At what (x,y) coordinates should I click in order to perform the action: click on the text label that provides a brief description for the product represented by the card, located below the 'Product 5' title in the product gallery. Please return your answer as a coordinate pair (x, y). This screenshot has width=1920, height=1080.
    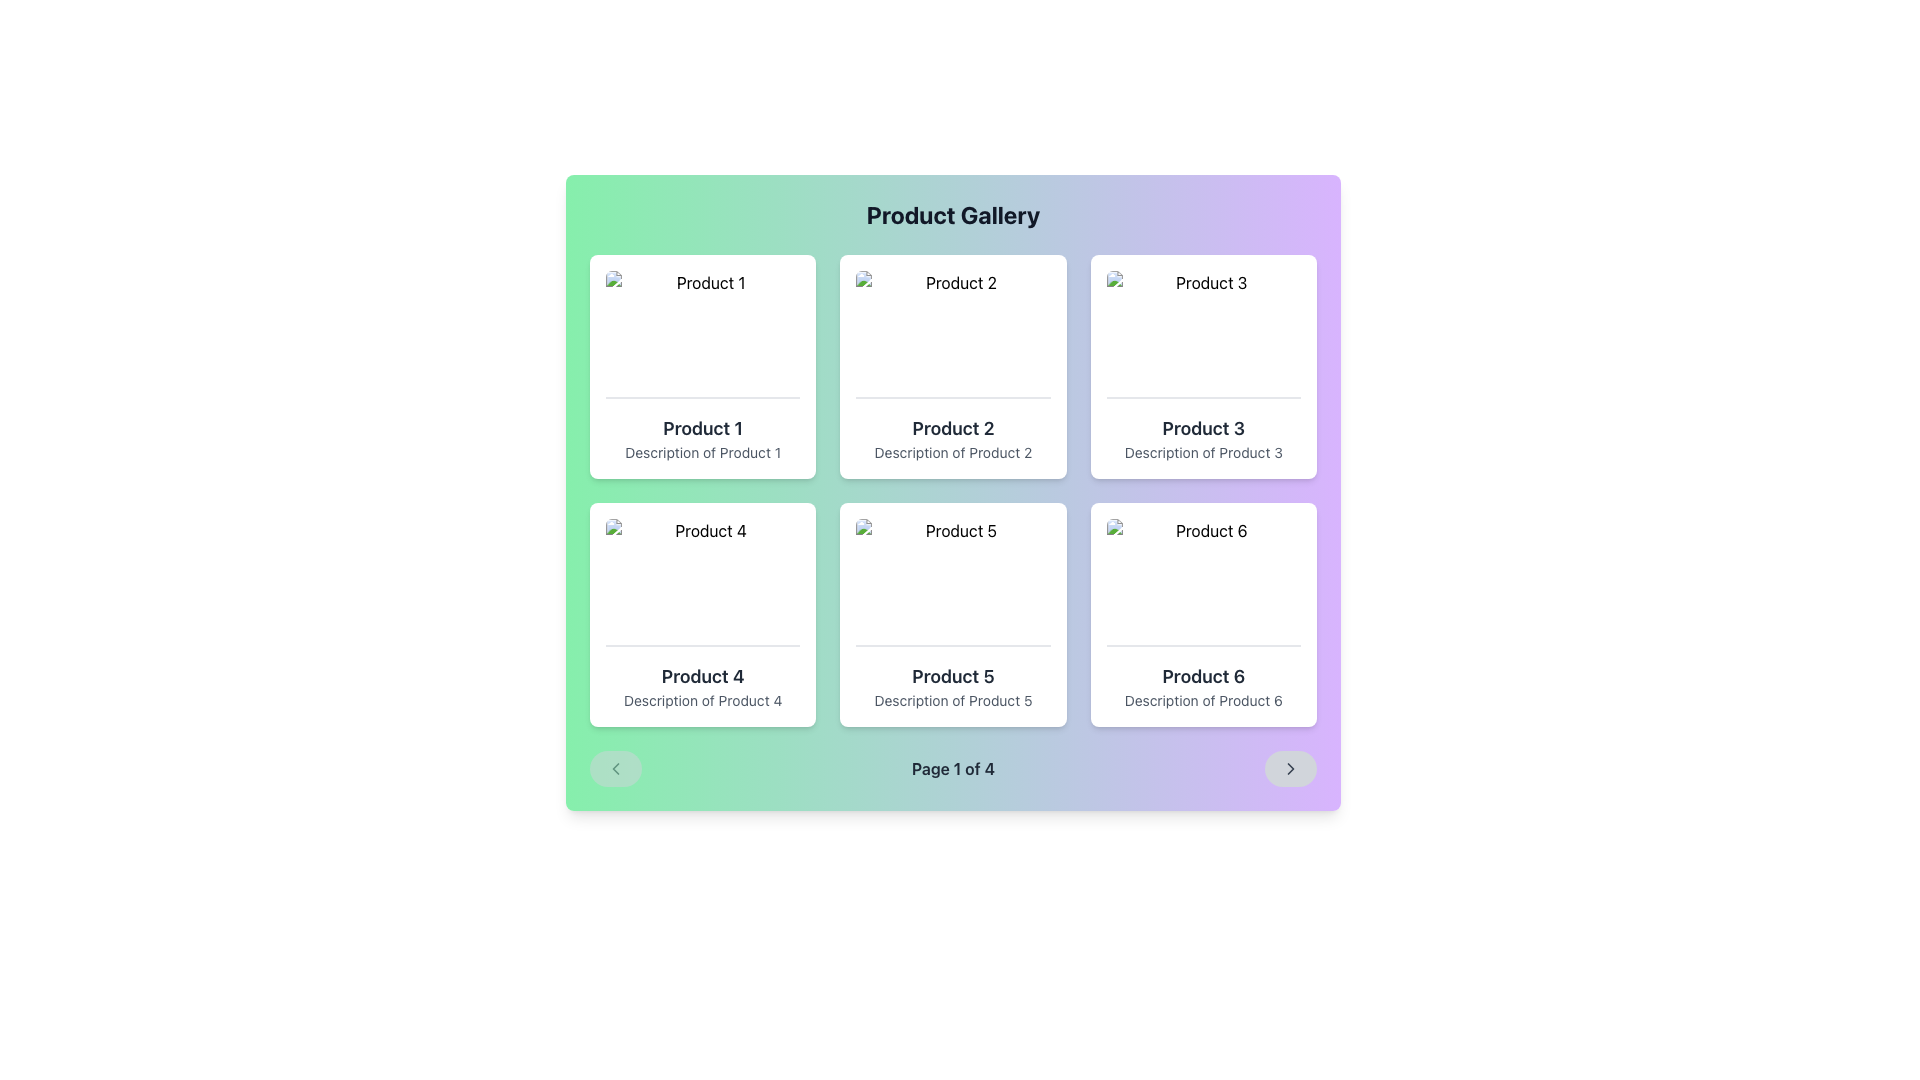
    Looking at the image, I should click on (952, 700).